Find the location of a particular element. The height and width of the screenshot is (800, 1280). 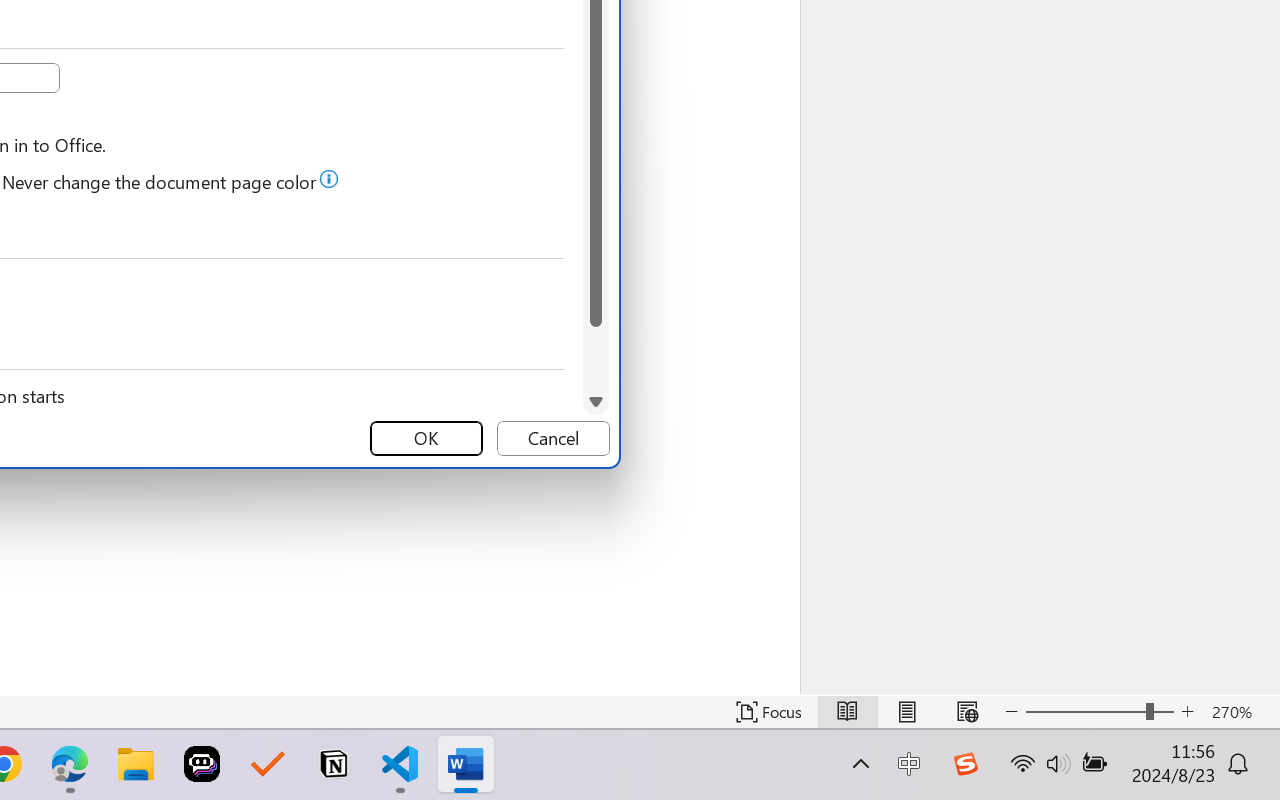

'OK' is located at coordinates (425, 437).